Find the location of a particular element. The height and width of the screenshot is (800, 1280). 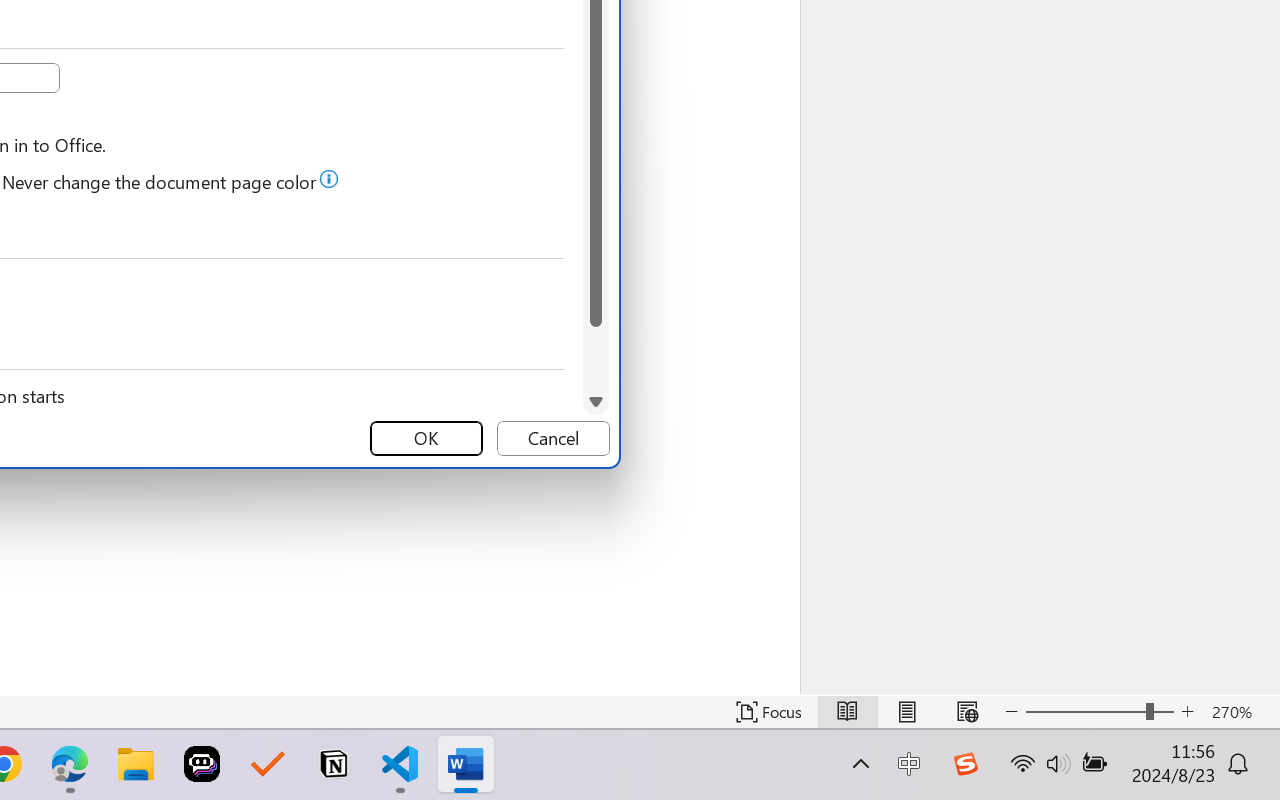

'OK' is located at coordinates (425, 437).